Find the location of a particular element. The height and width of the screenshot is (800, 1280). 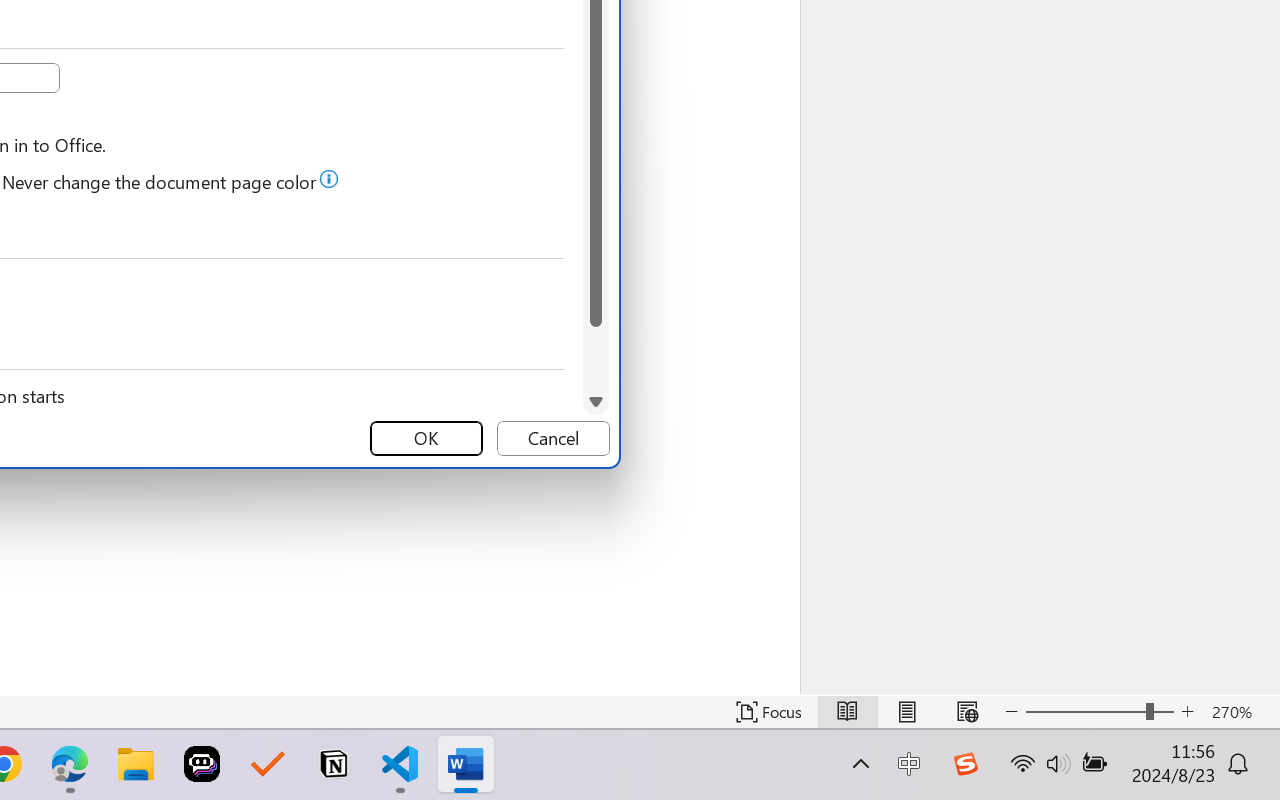

'OK' is located at coordinates (425, 437).